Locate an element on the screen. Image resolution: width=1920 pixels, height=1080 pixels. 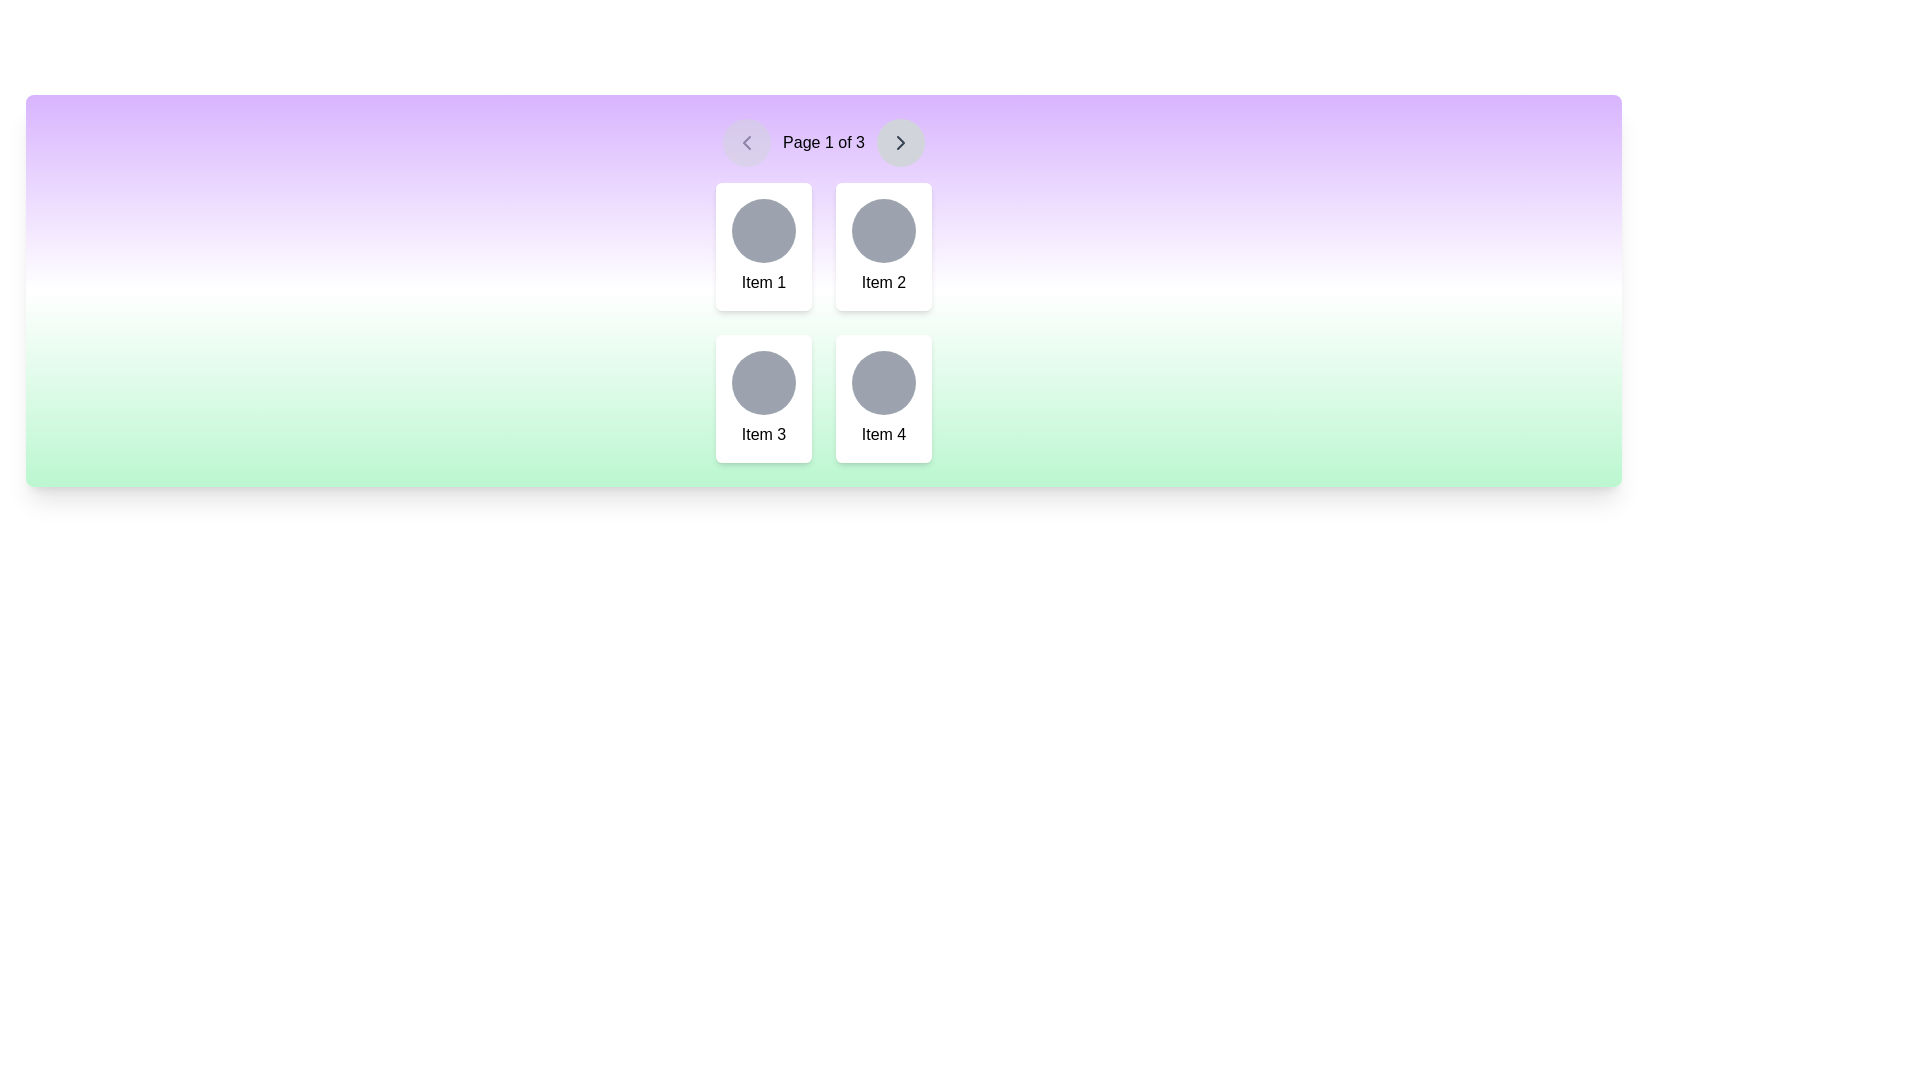
the third card in the bottom-left quadrant of a 2x2 grid is located at coordinates (762, 398).